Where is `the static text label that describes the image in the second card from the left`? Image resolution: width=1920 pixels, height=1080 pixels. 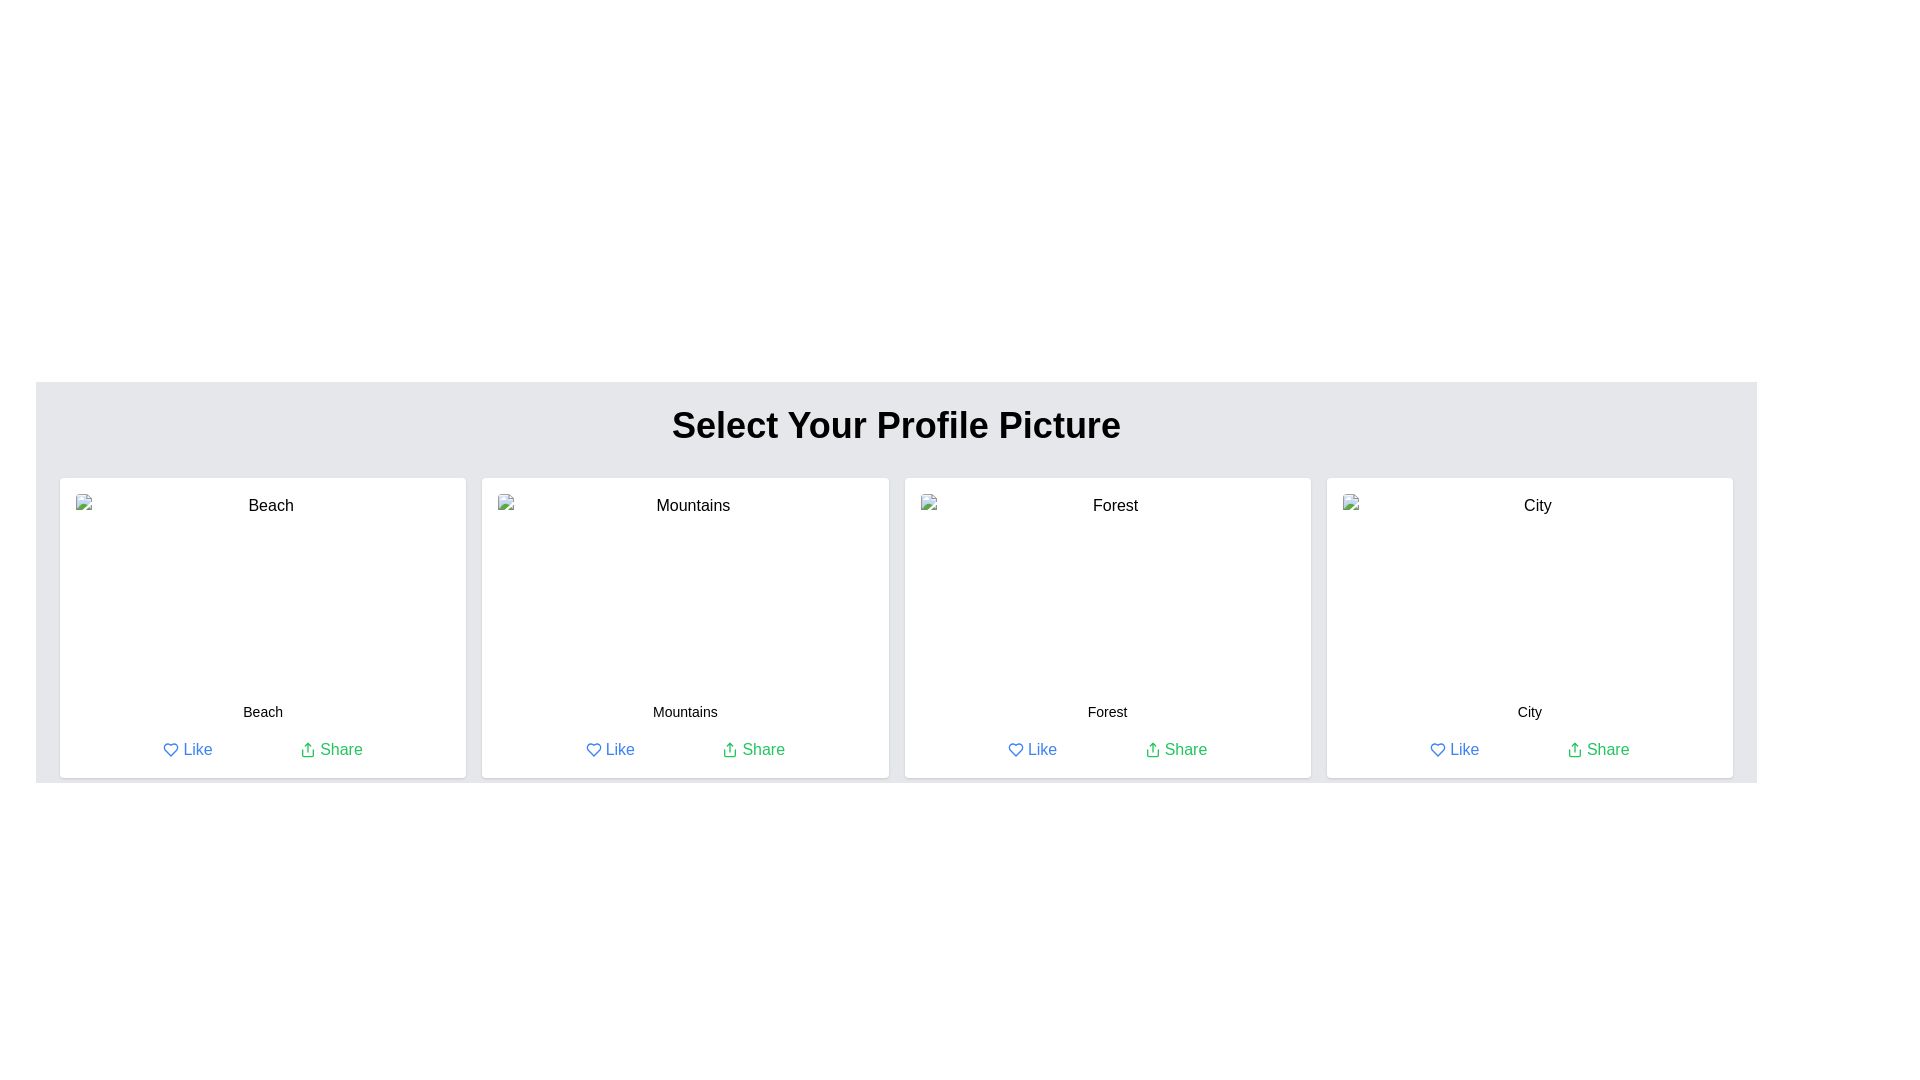 the static text label that describes the image in the second card from the left is located at coordinates (685, 711).